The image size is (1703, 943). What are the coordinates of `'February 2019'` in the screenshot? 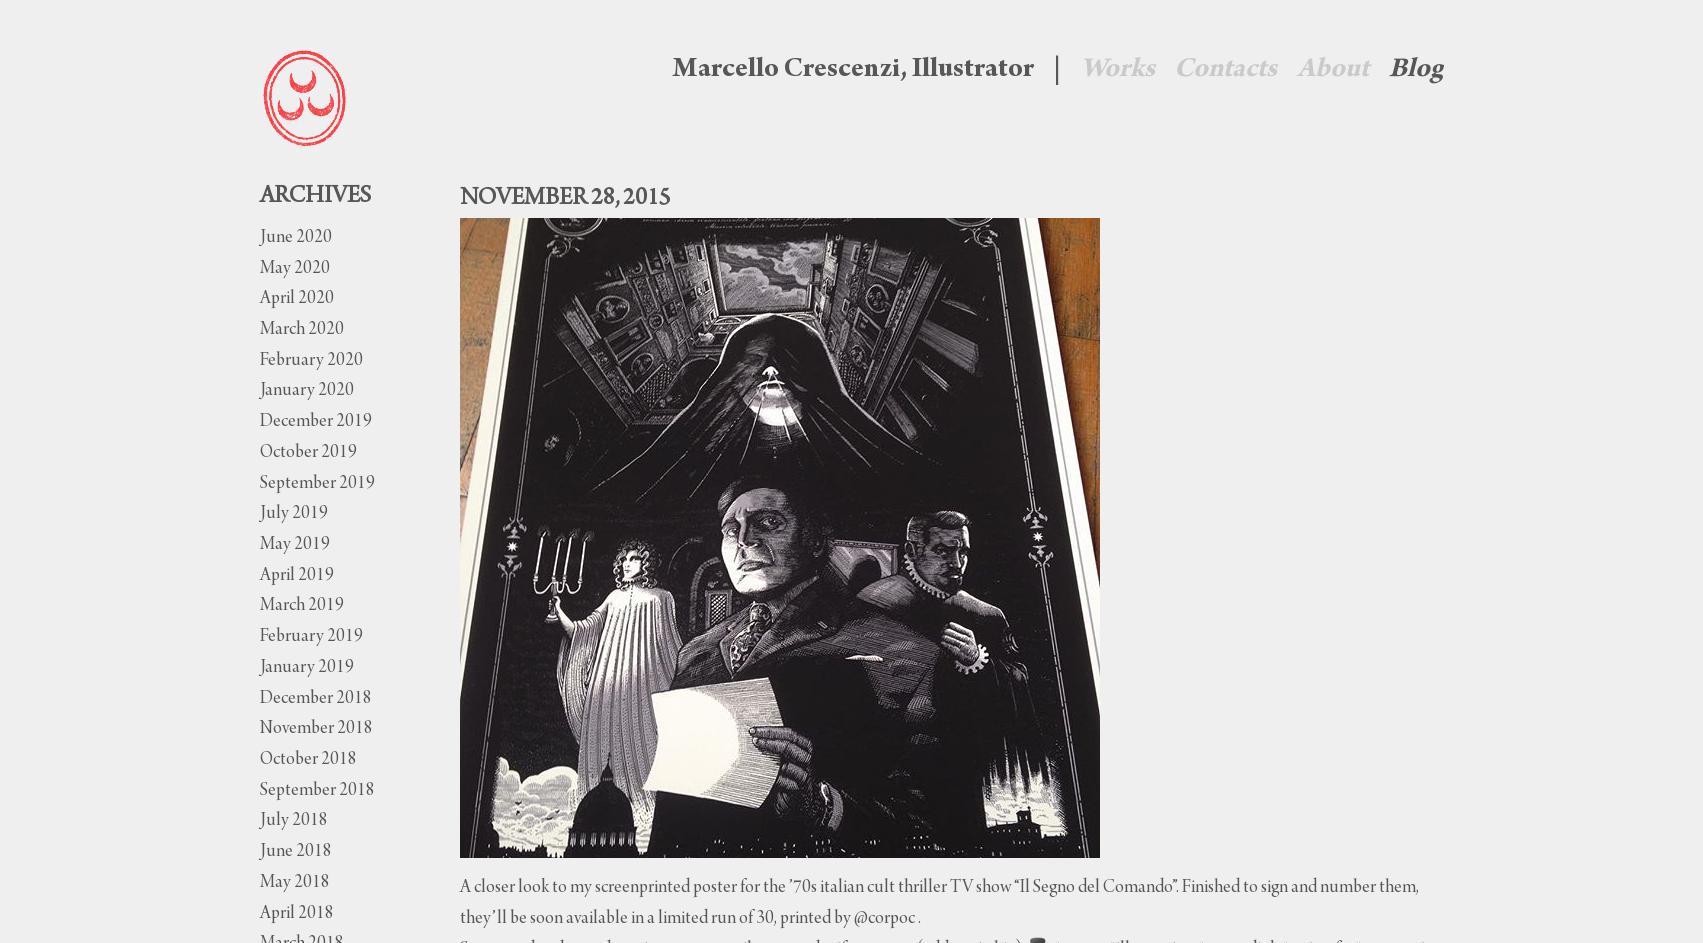 It's located at (309, 637).